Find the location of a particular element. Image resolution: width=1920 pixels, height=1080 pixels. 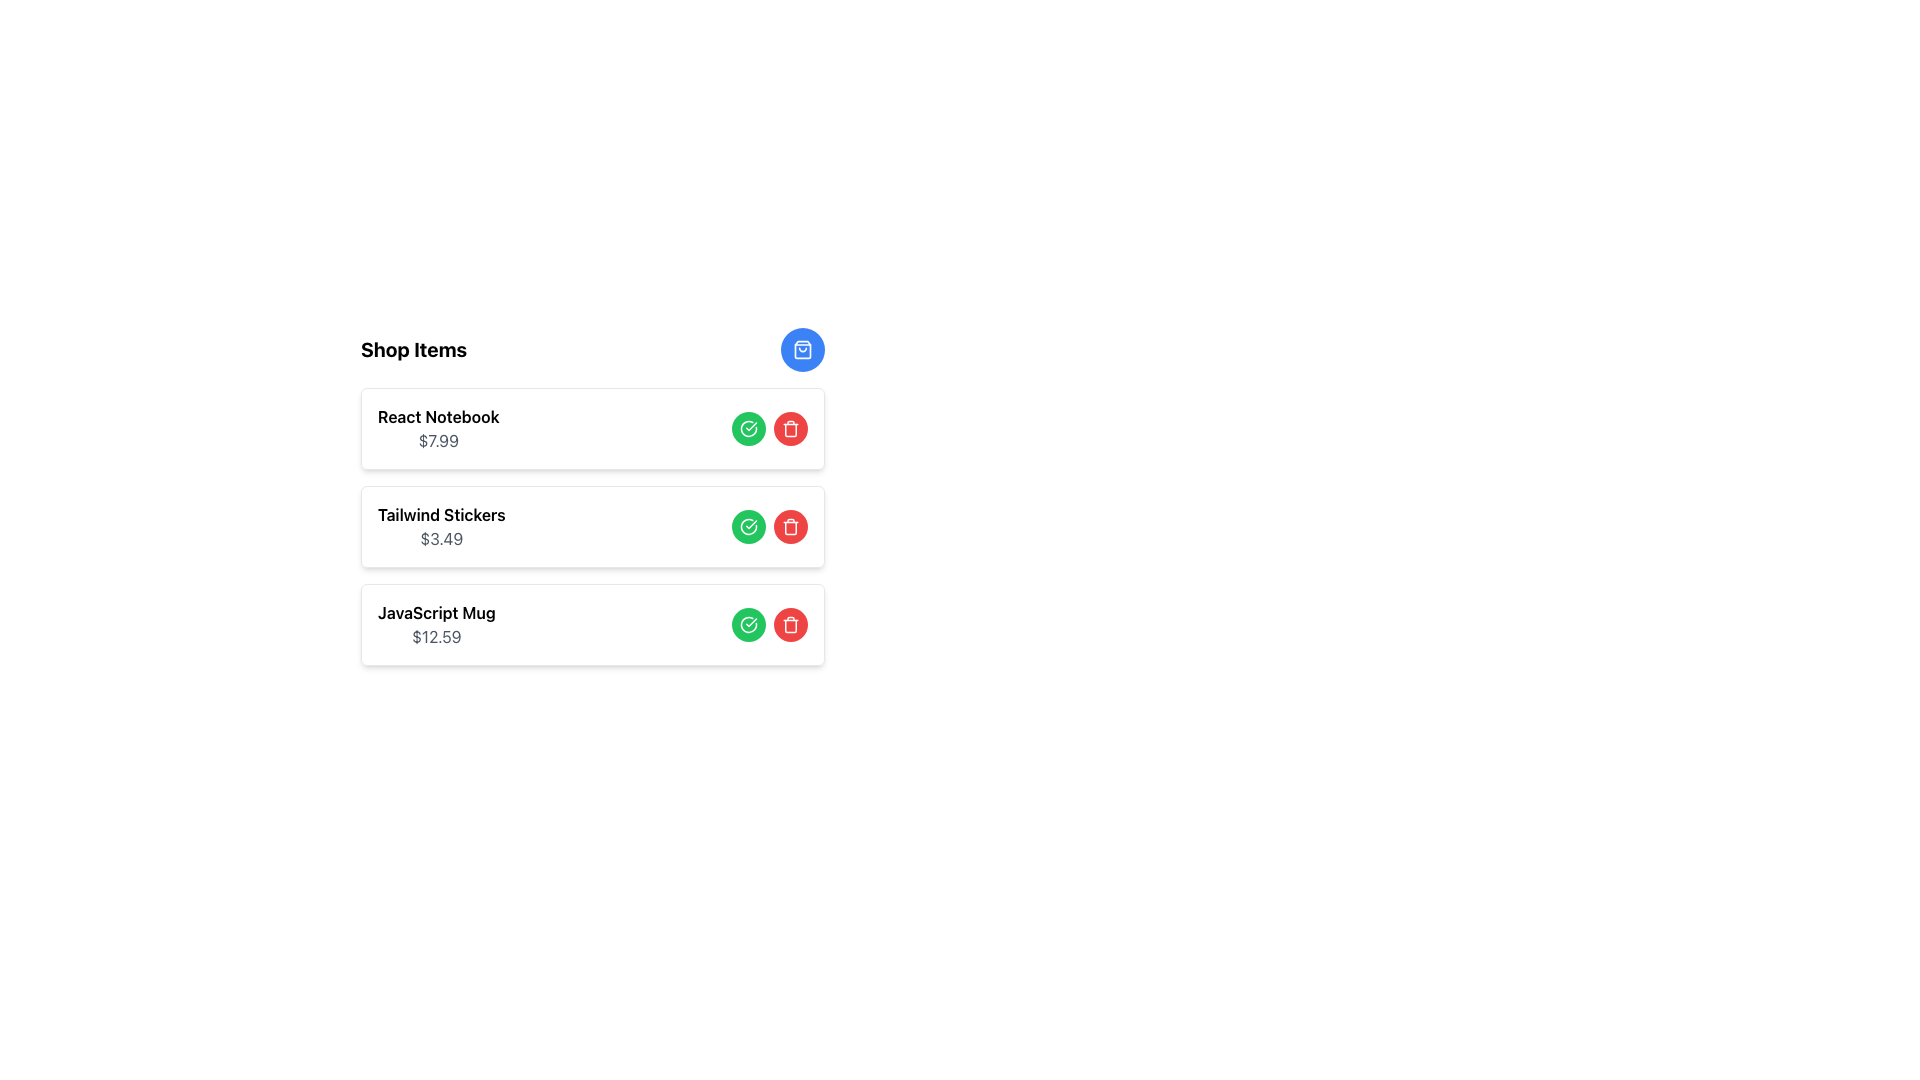

the circular green confirmation button with a checkmark icon to confirm the action is located at coordinates (747, 623).